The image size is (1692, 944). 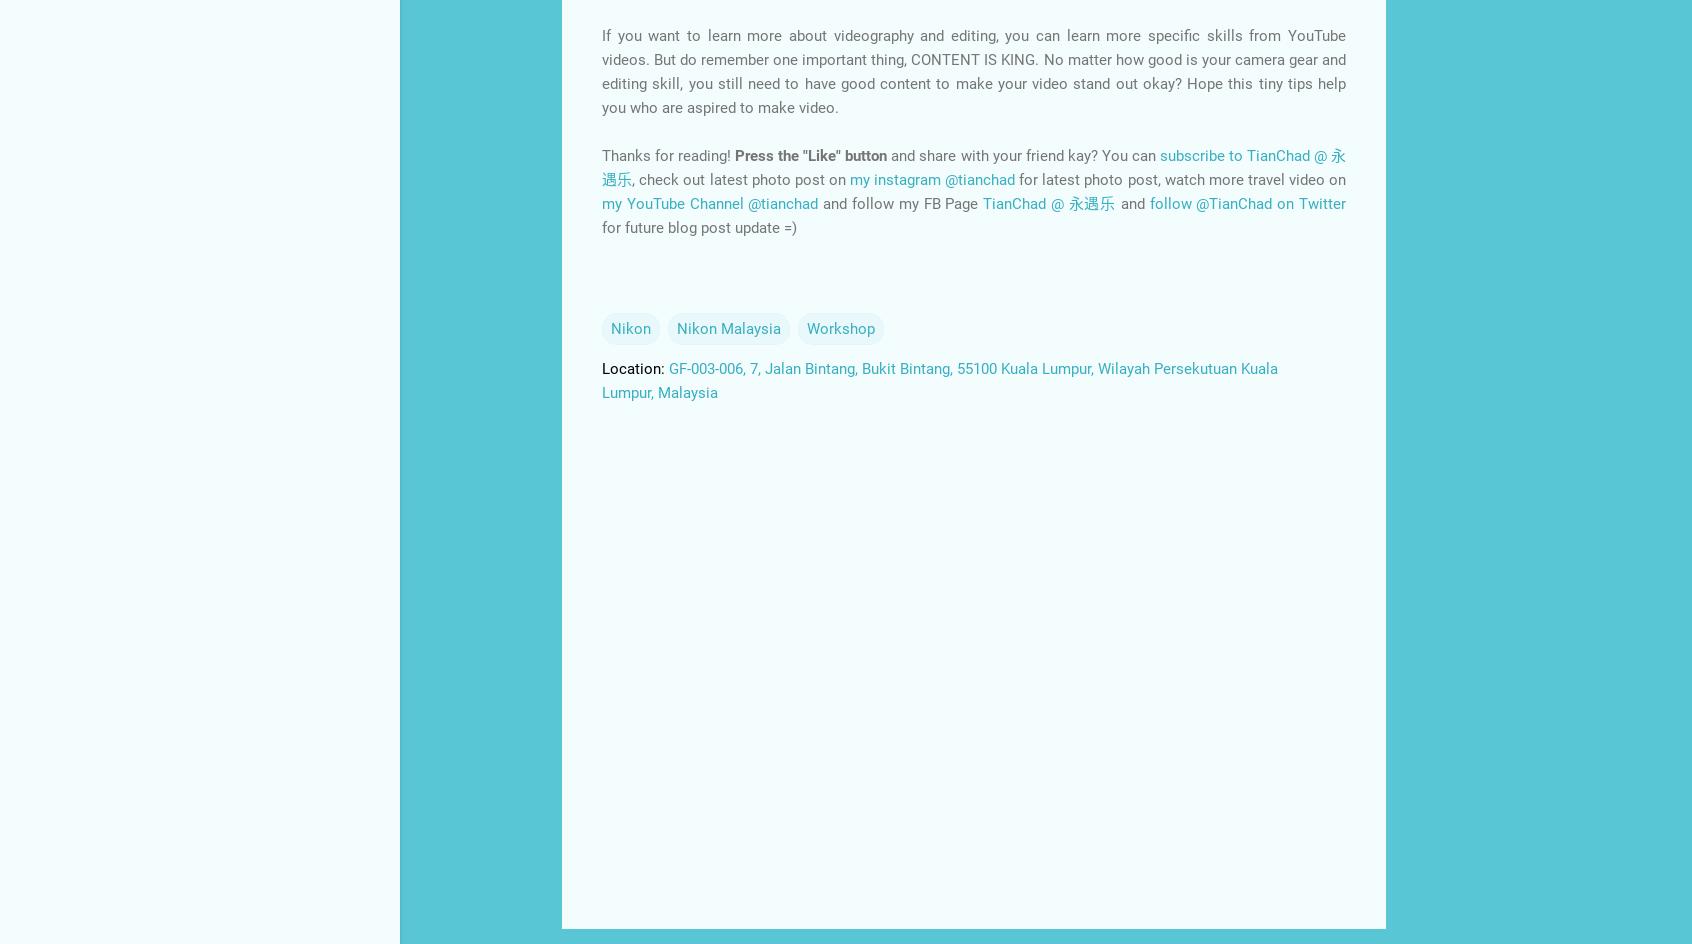 What do you see at coordinates (699, 226) in the screenshot?
I see `'for future blog post update =)'` at bounding box center [699, 226].